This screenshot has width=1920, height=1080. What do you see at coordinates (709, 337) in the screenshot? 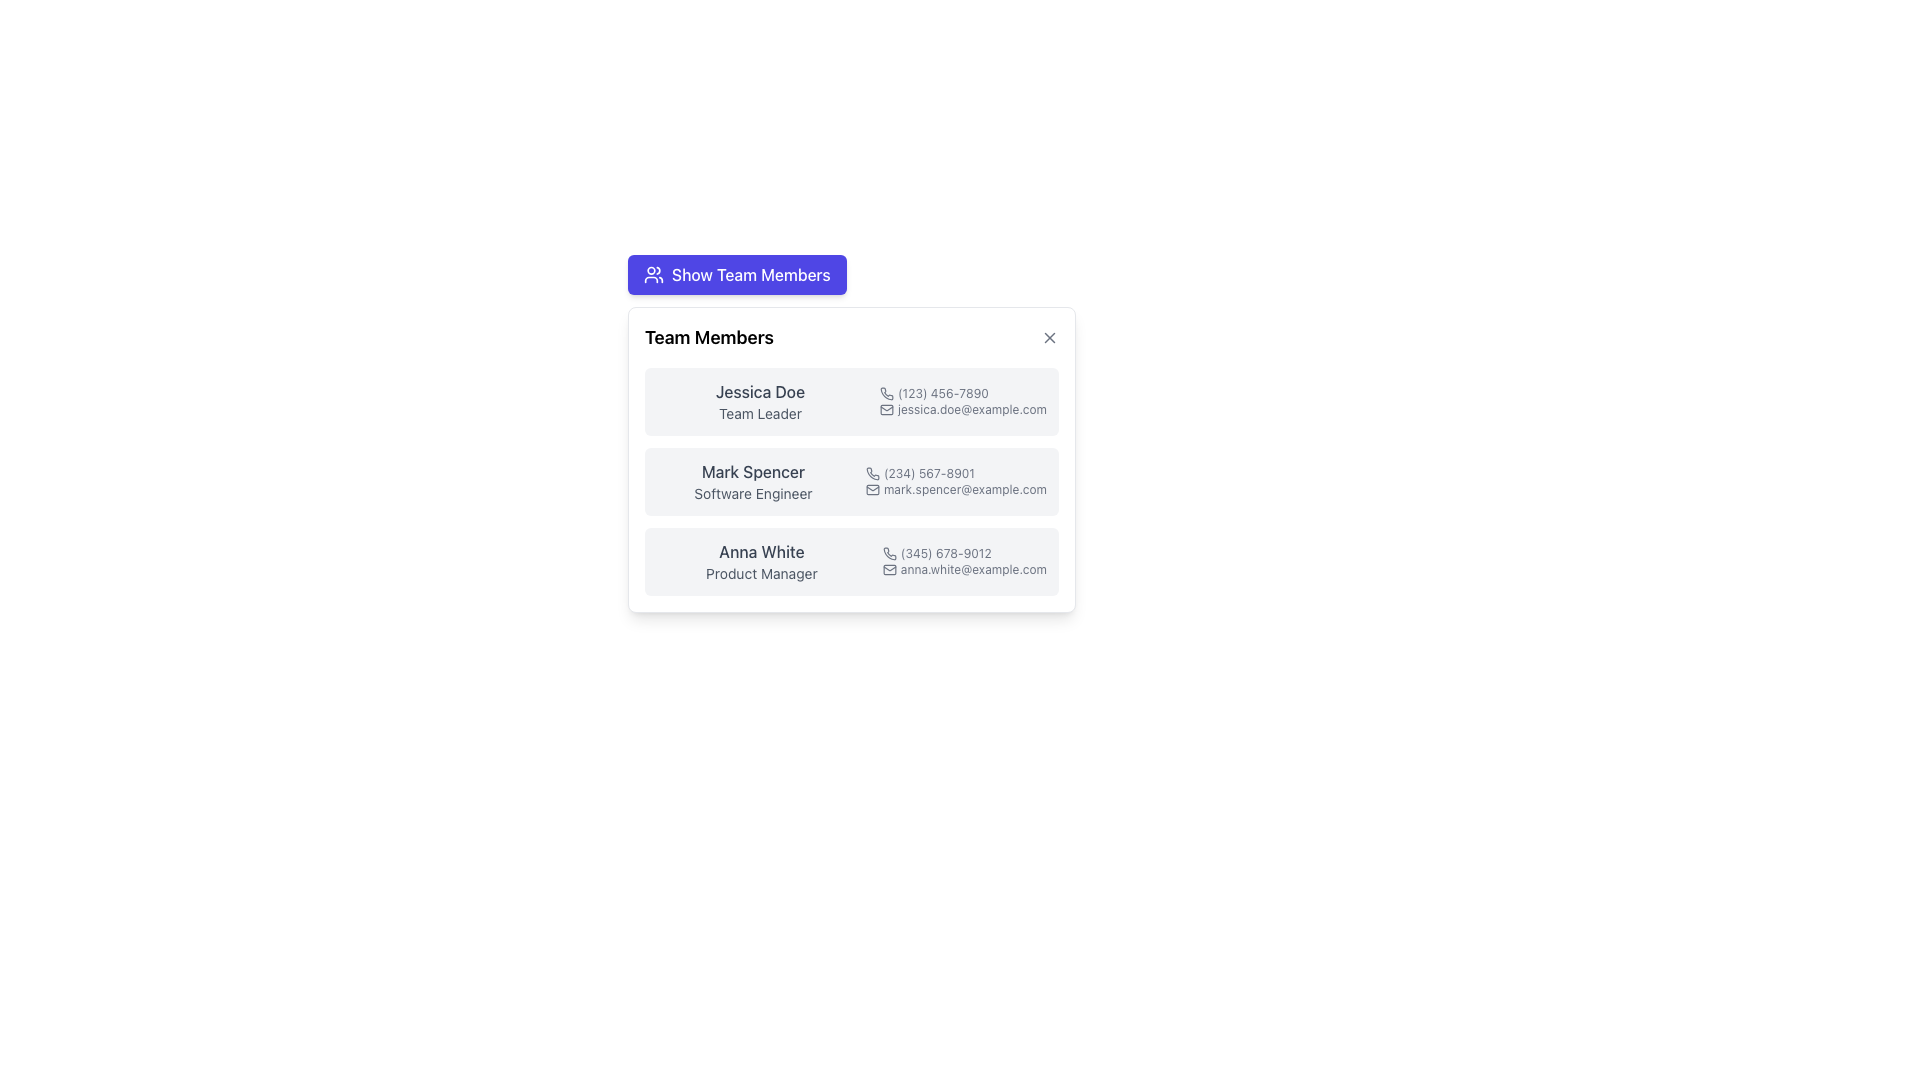
I see `the header label of the 'Team Members' panel, which is located at the top-left corner of the panel and serves as its title` at bounding box center [709, 337].